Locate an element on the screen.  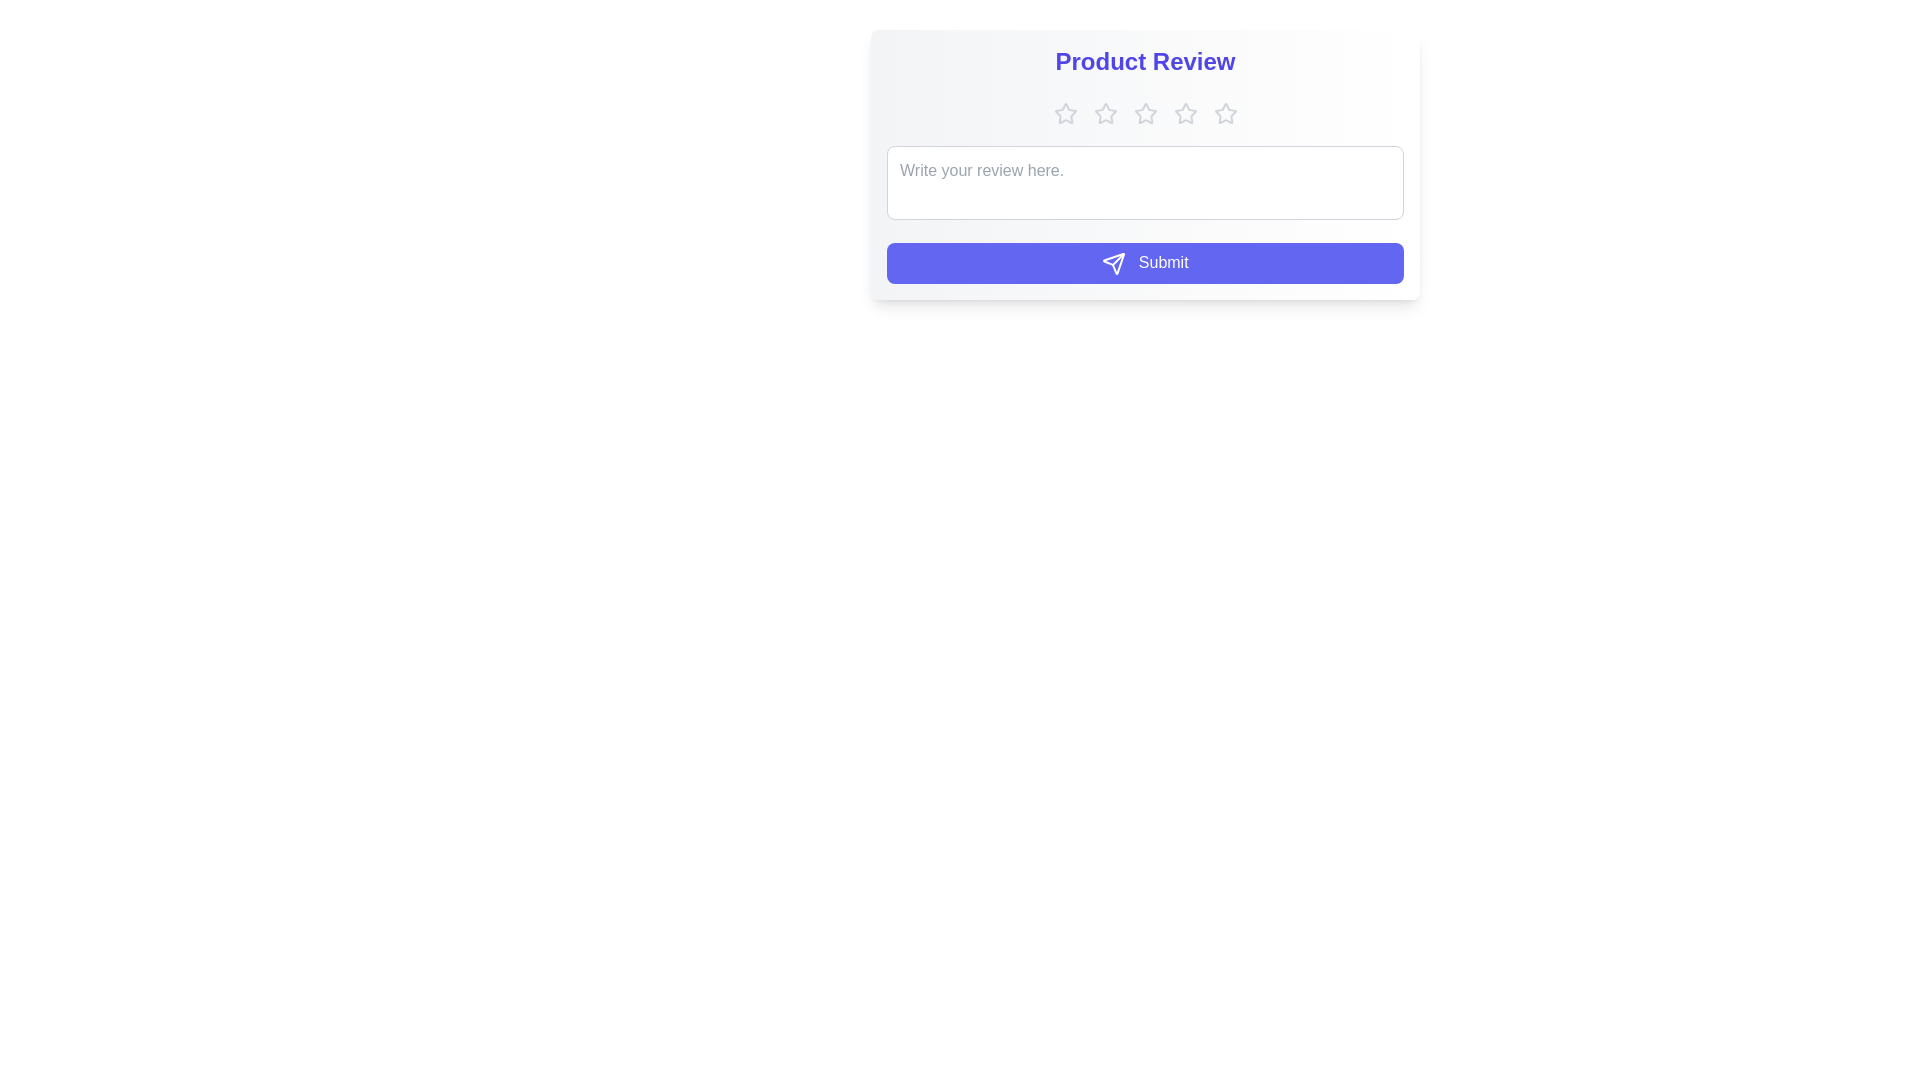
the product rating to 4 stars by clicking on the respective star is located at coordinates (1185, 114).